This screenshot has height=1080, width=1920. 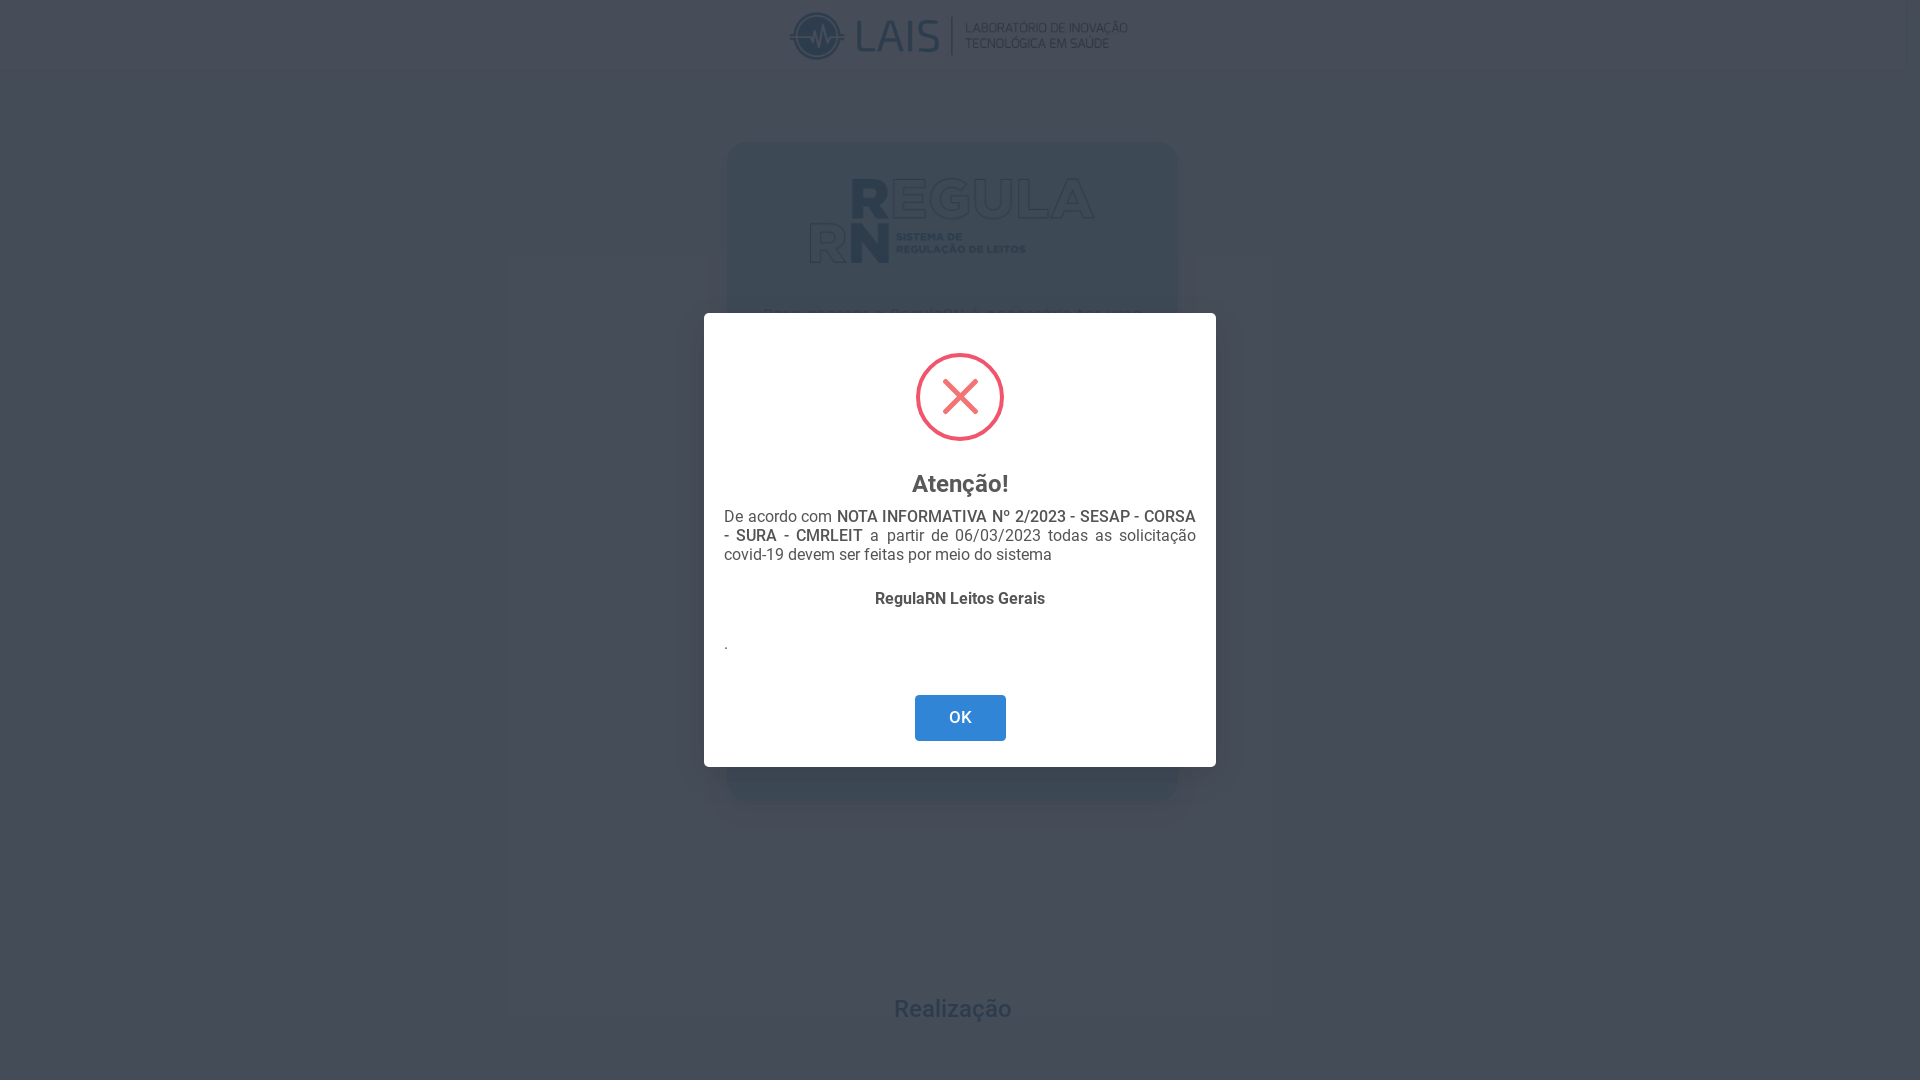 What do you see at coordinates (958, 717) in the screenshot?
I see `'OK'` at bounding box center [958, 717].